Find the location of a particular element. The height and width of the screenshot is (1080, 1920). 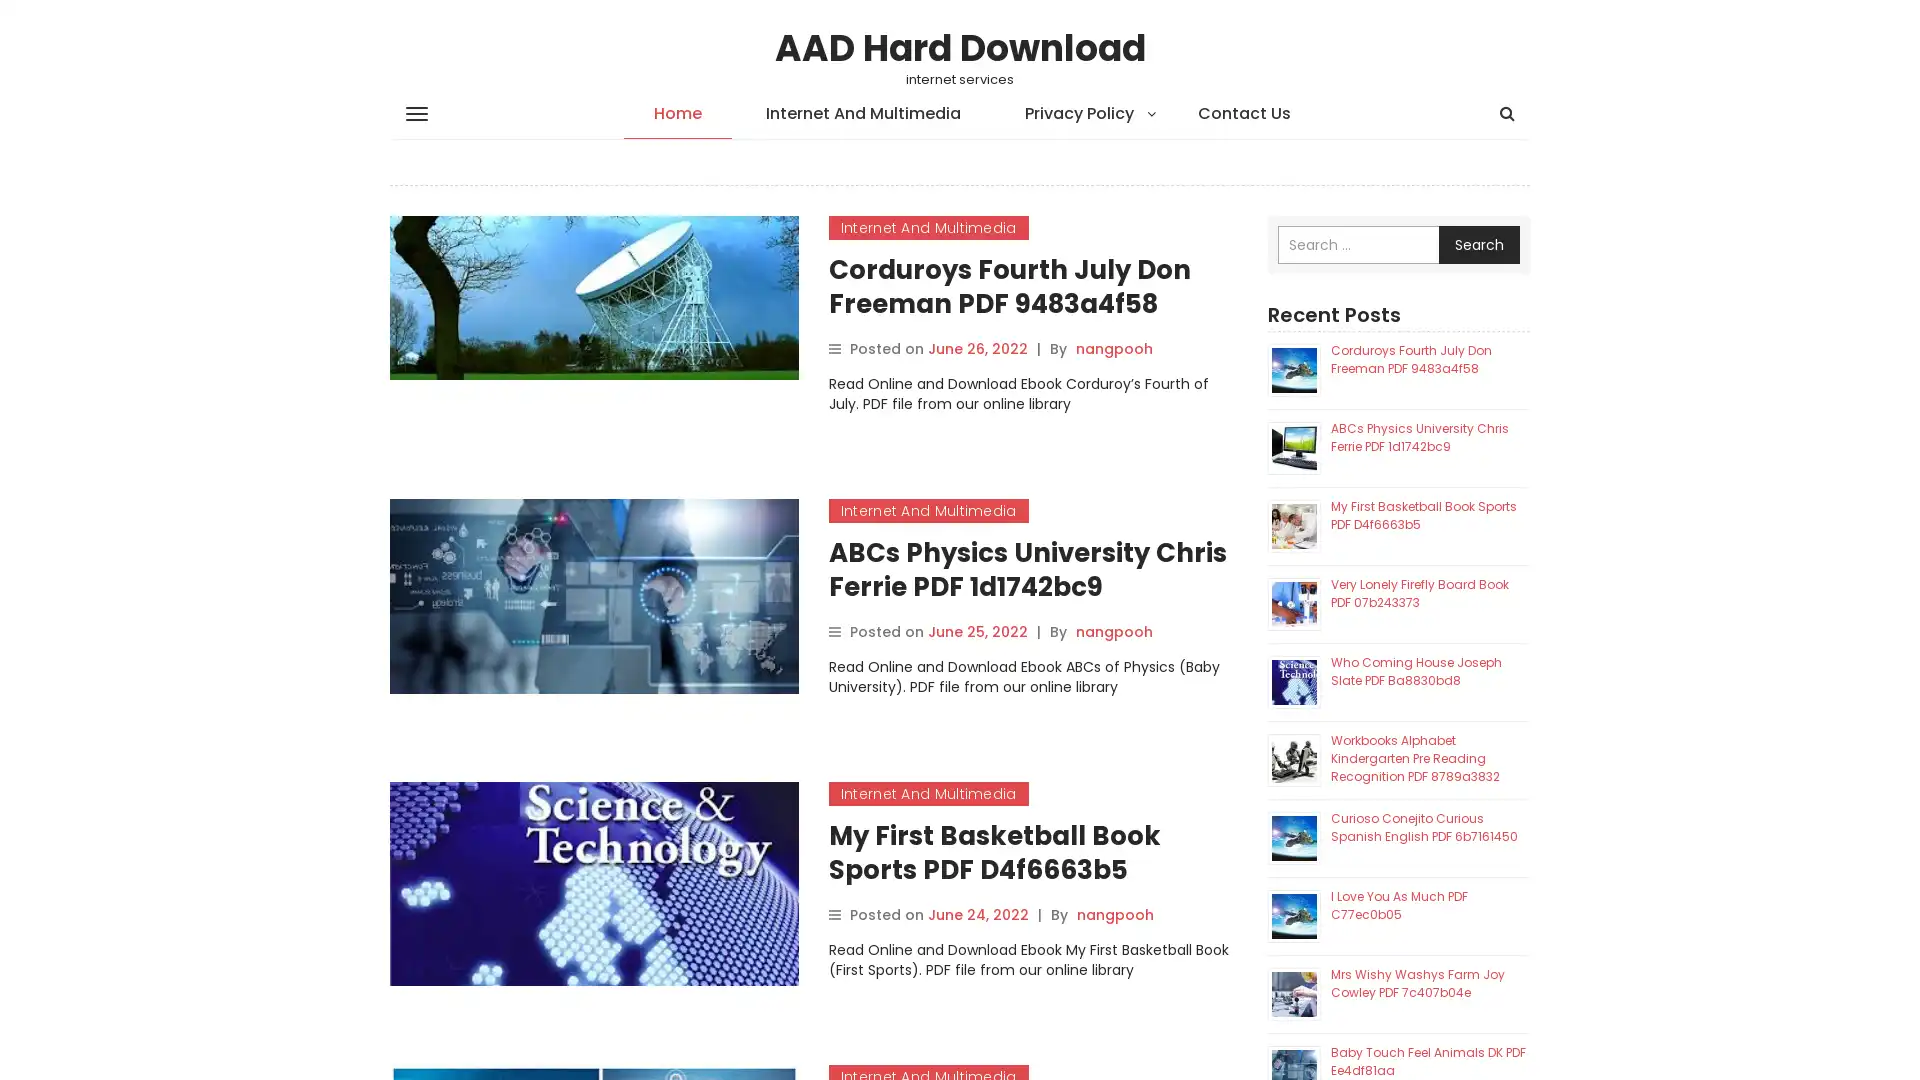

Search is located at coordinates (1479, 244).